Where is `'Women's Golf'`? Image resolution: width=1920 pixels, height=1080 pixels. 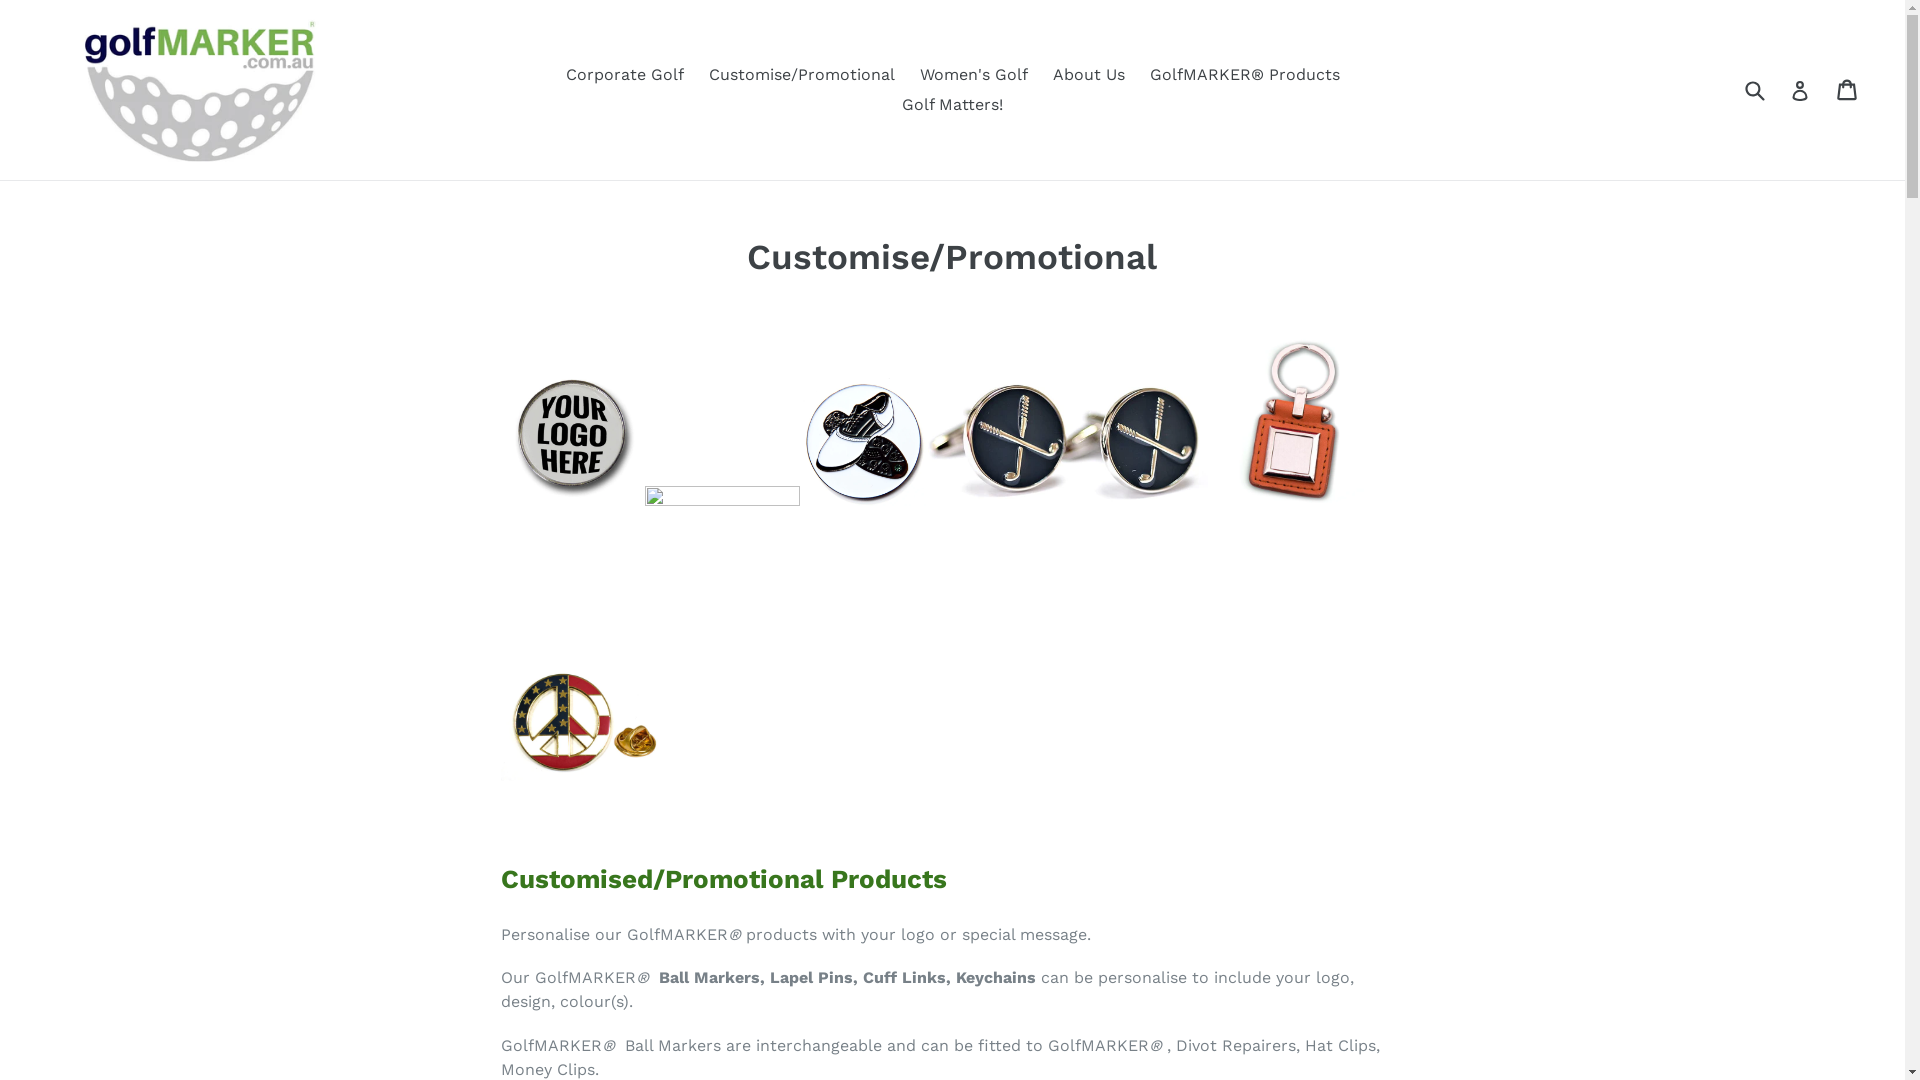
'Women's Golf' is located at coordinates (974, 73).